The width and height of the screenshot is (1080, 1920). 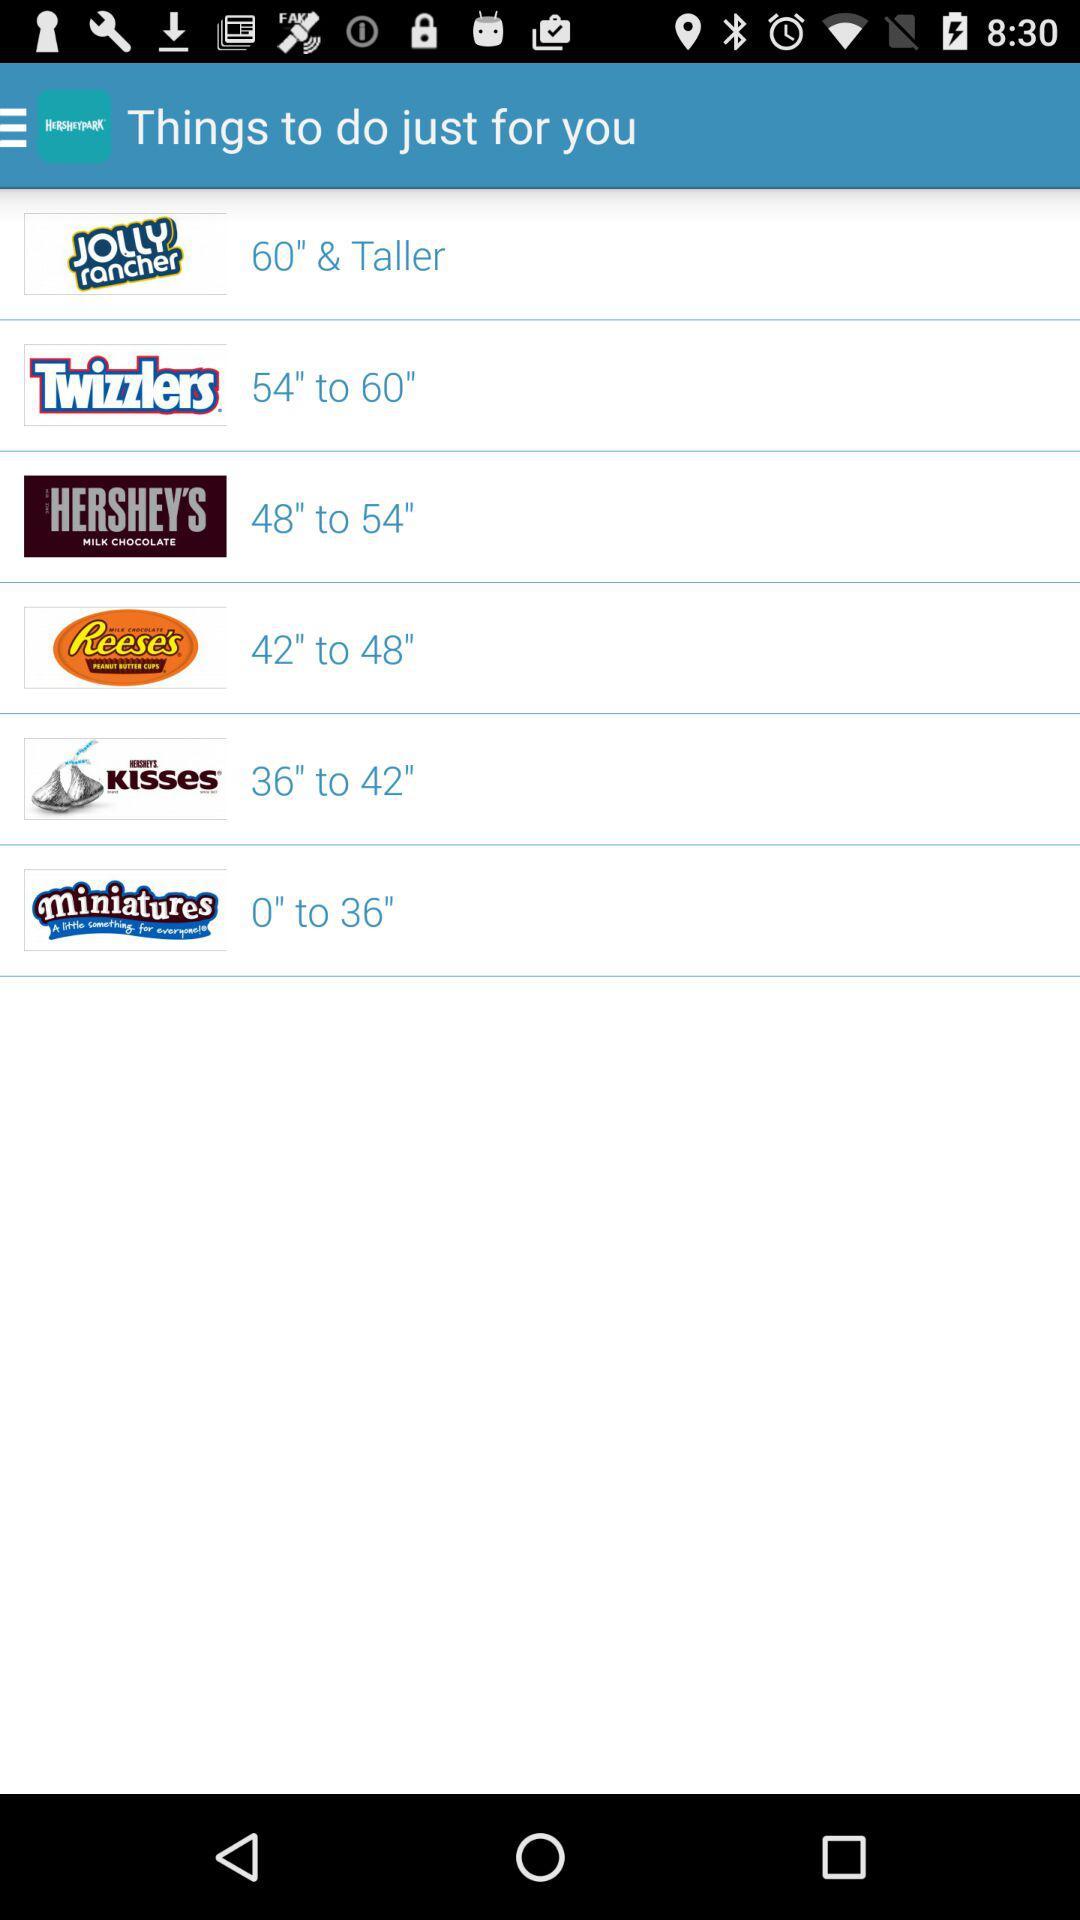 What do you see at coordinates (653, 253) in the screenshot?
I see `the icon below the things to do` at bounding box center [653, 253].